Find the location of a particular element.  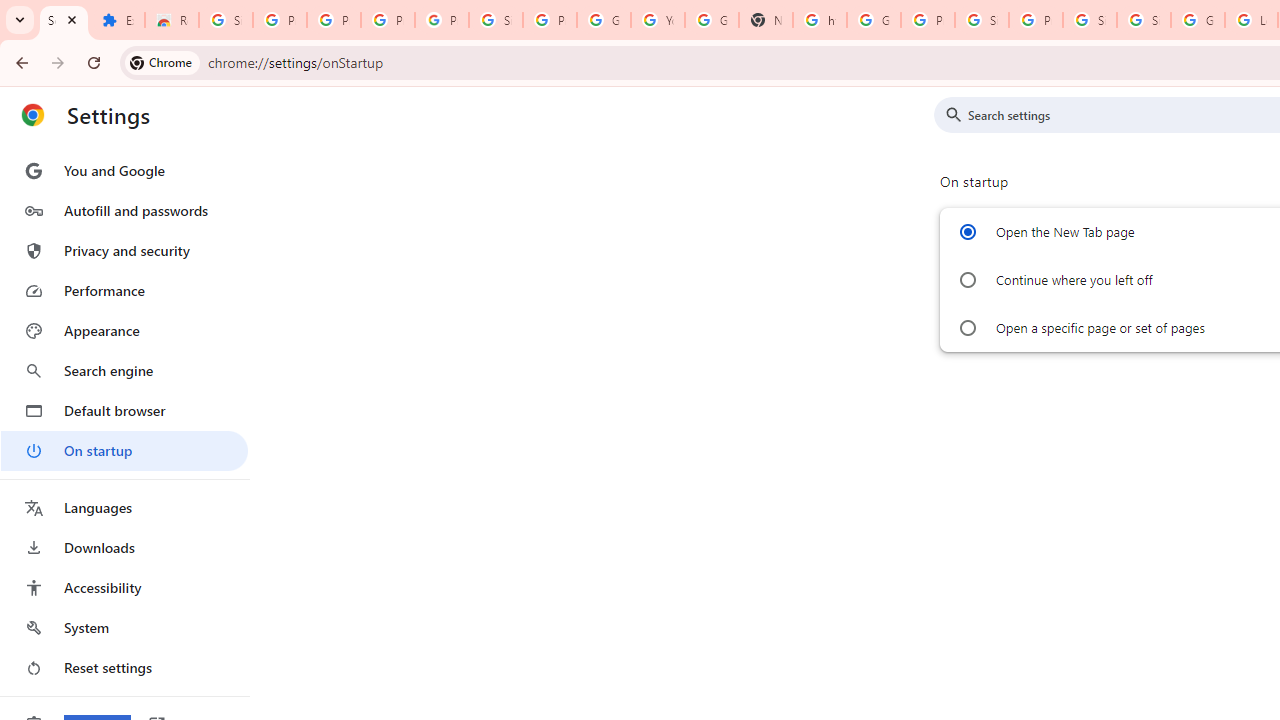

'Privacy and security' is located at coordinates (123, 249).